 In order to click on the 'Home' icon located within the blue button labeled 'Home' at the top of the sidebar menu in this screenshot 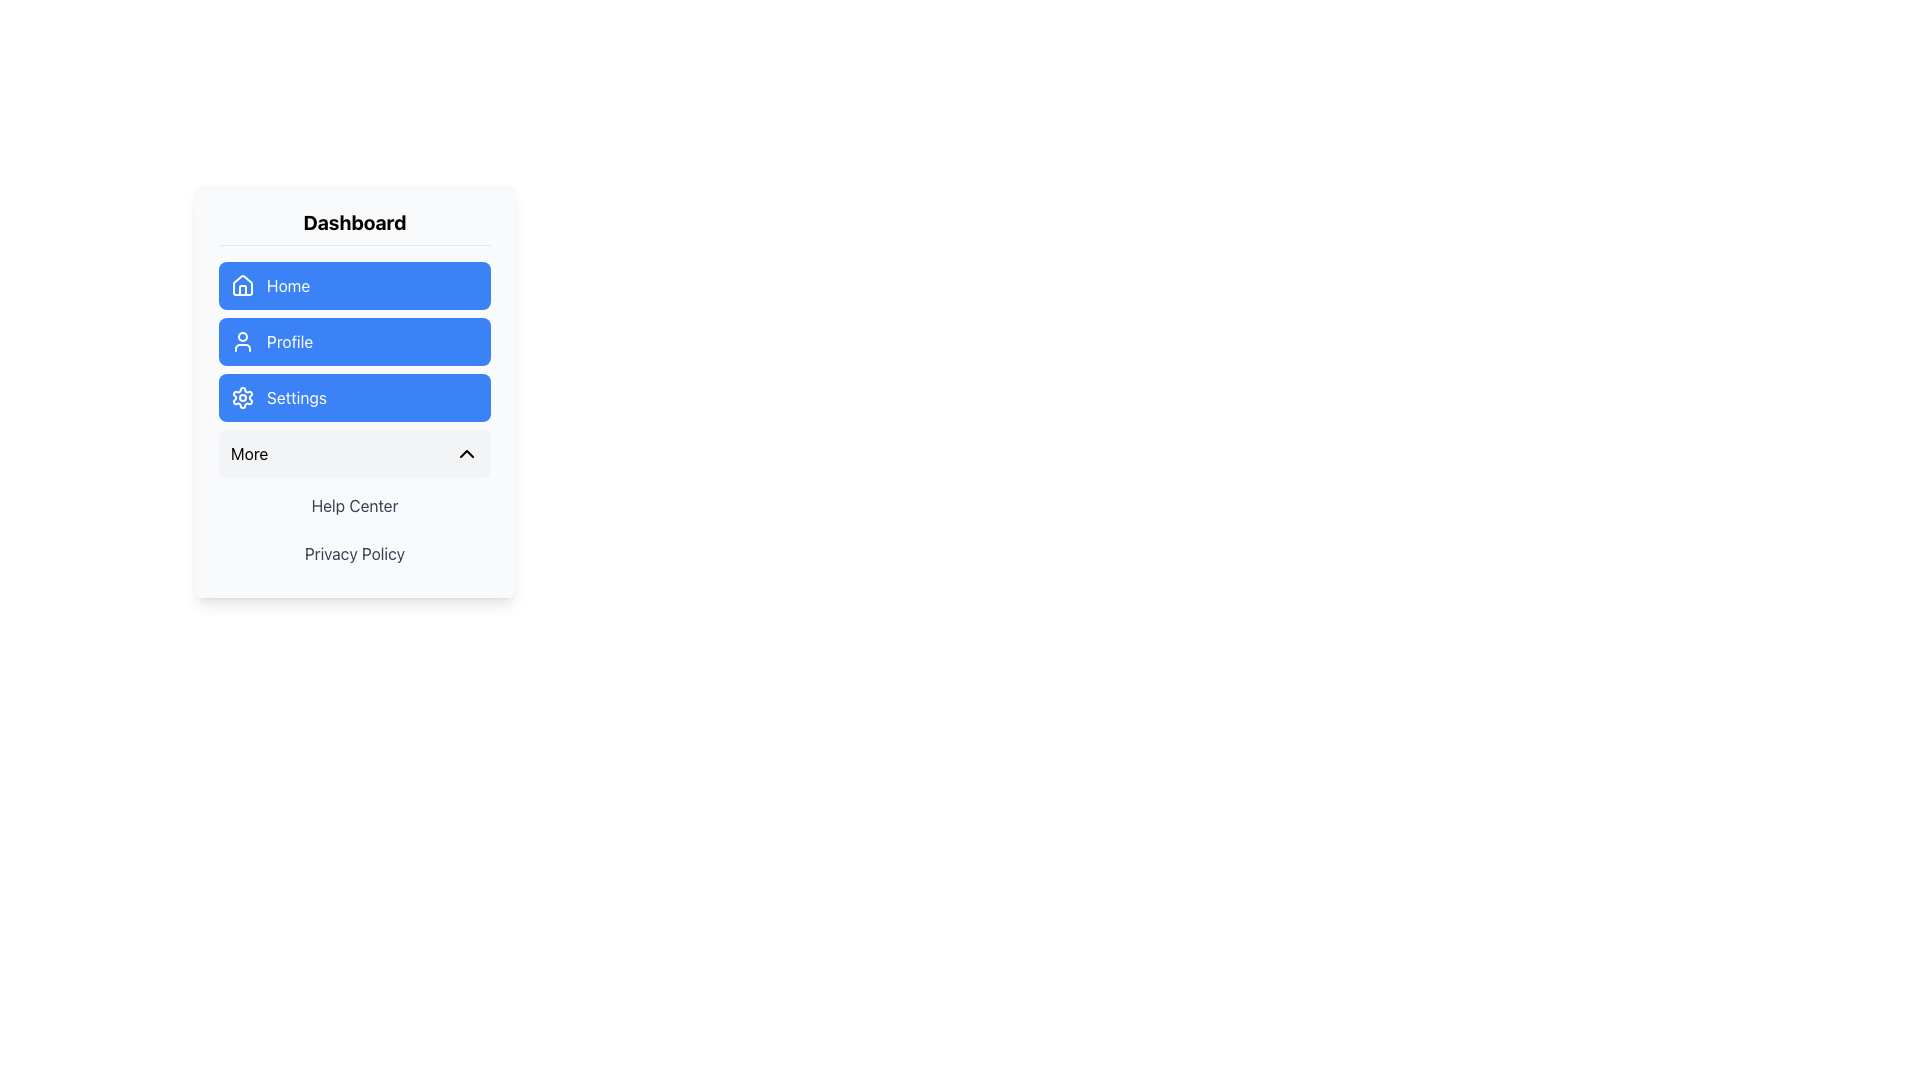, I will do `click(242, 285)`.